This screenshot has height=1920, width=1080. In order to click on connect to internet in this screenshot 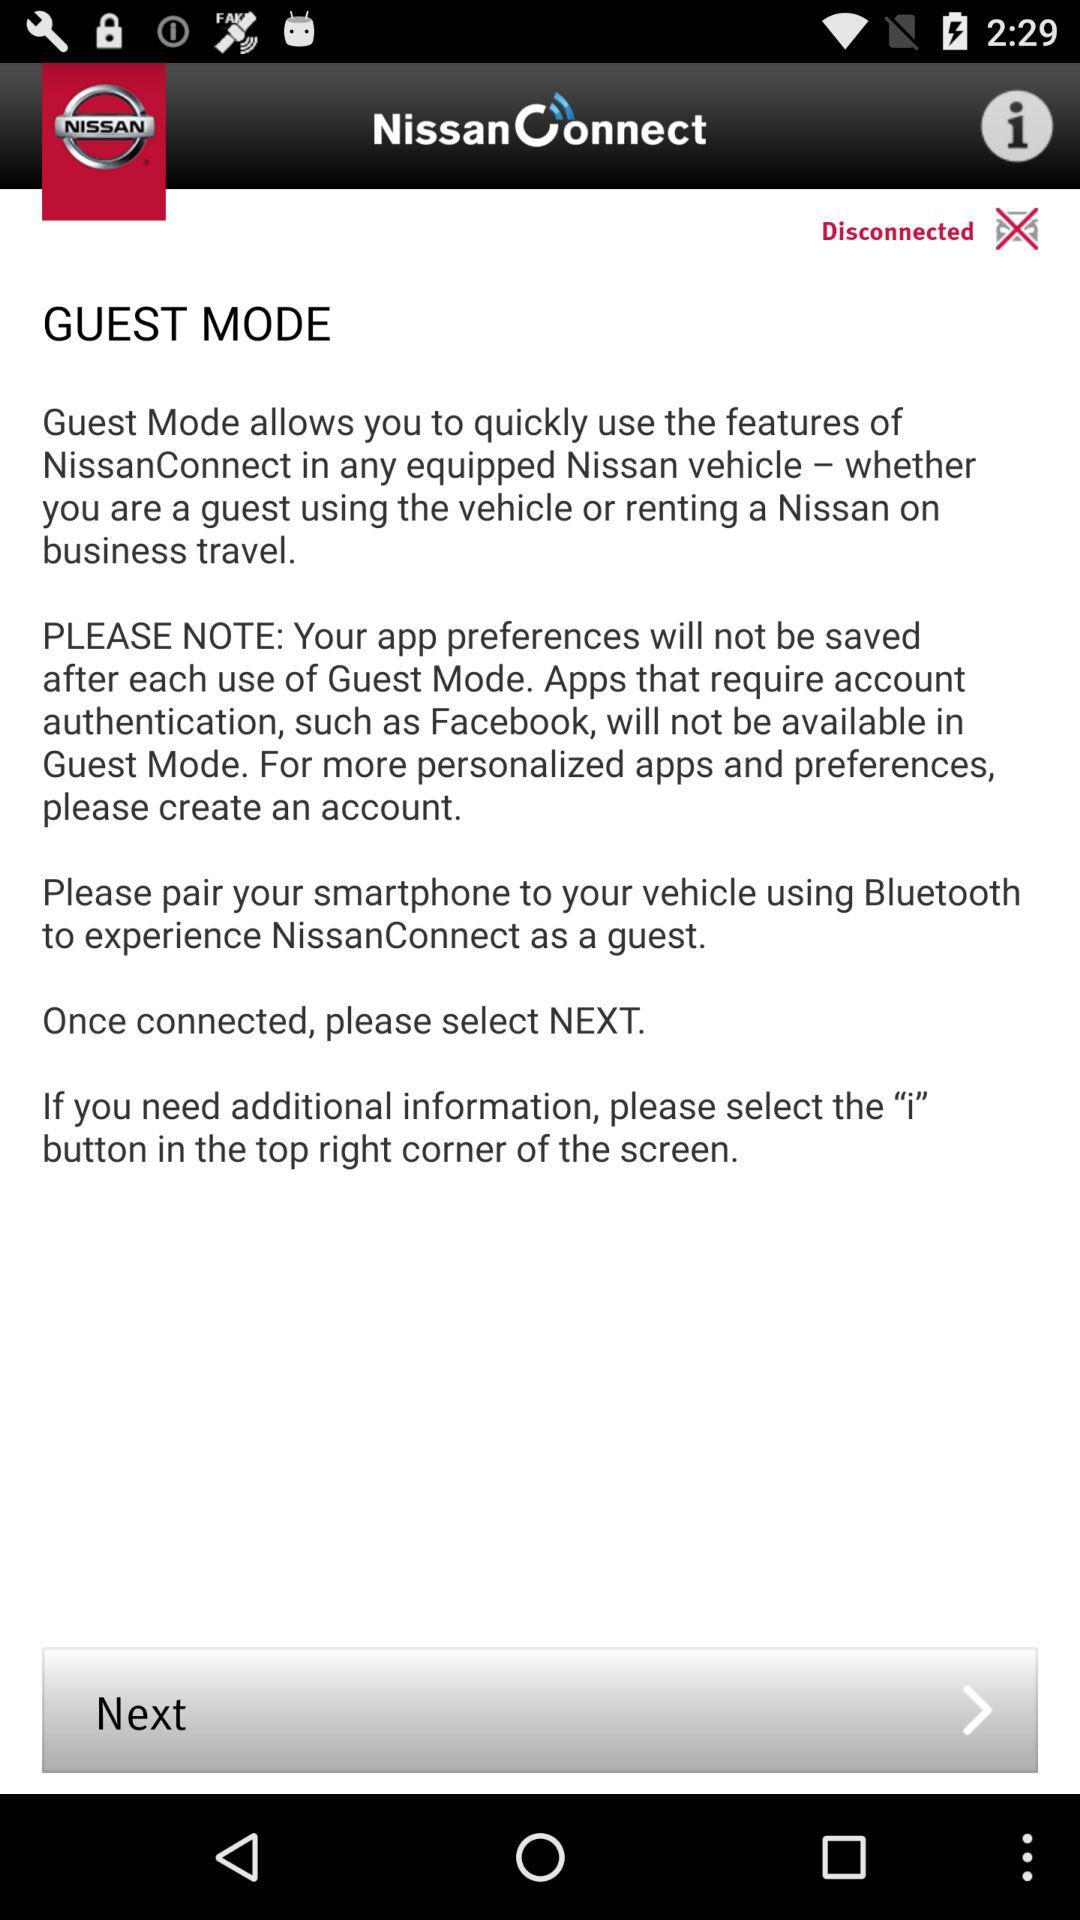, I will do `click(1017, 124)`.